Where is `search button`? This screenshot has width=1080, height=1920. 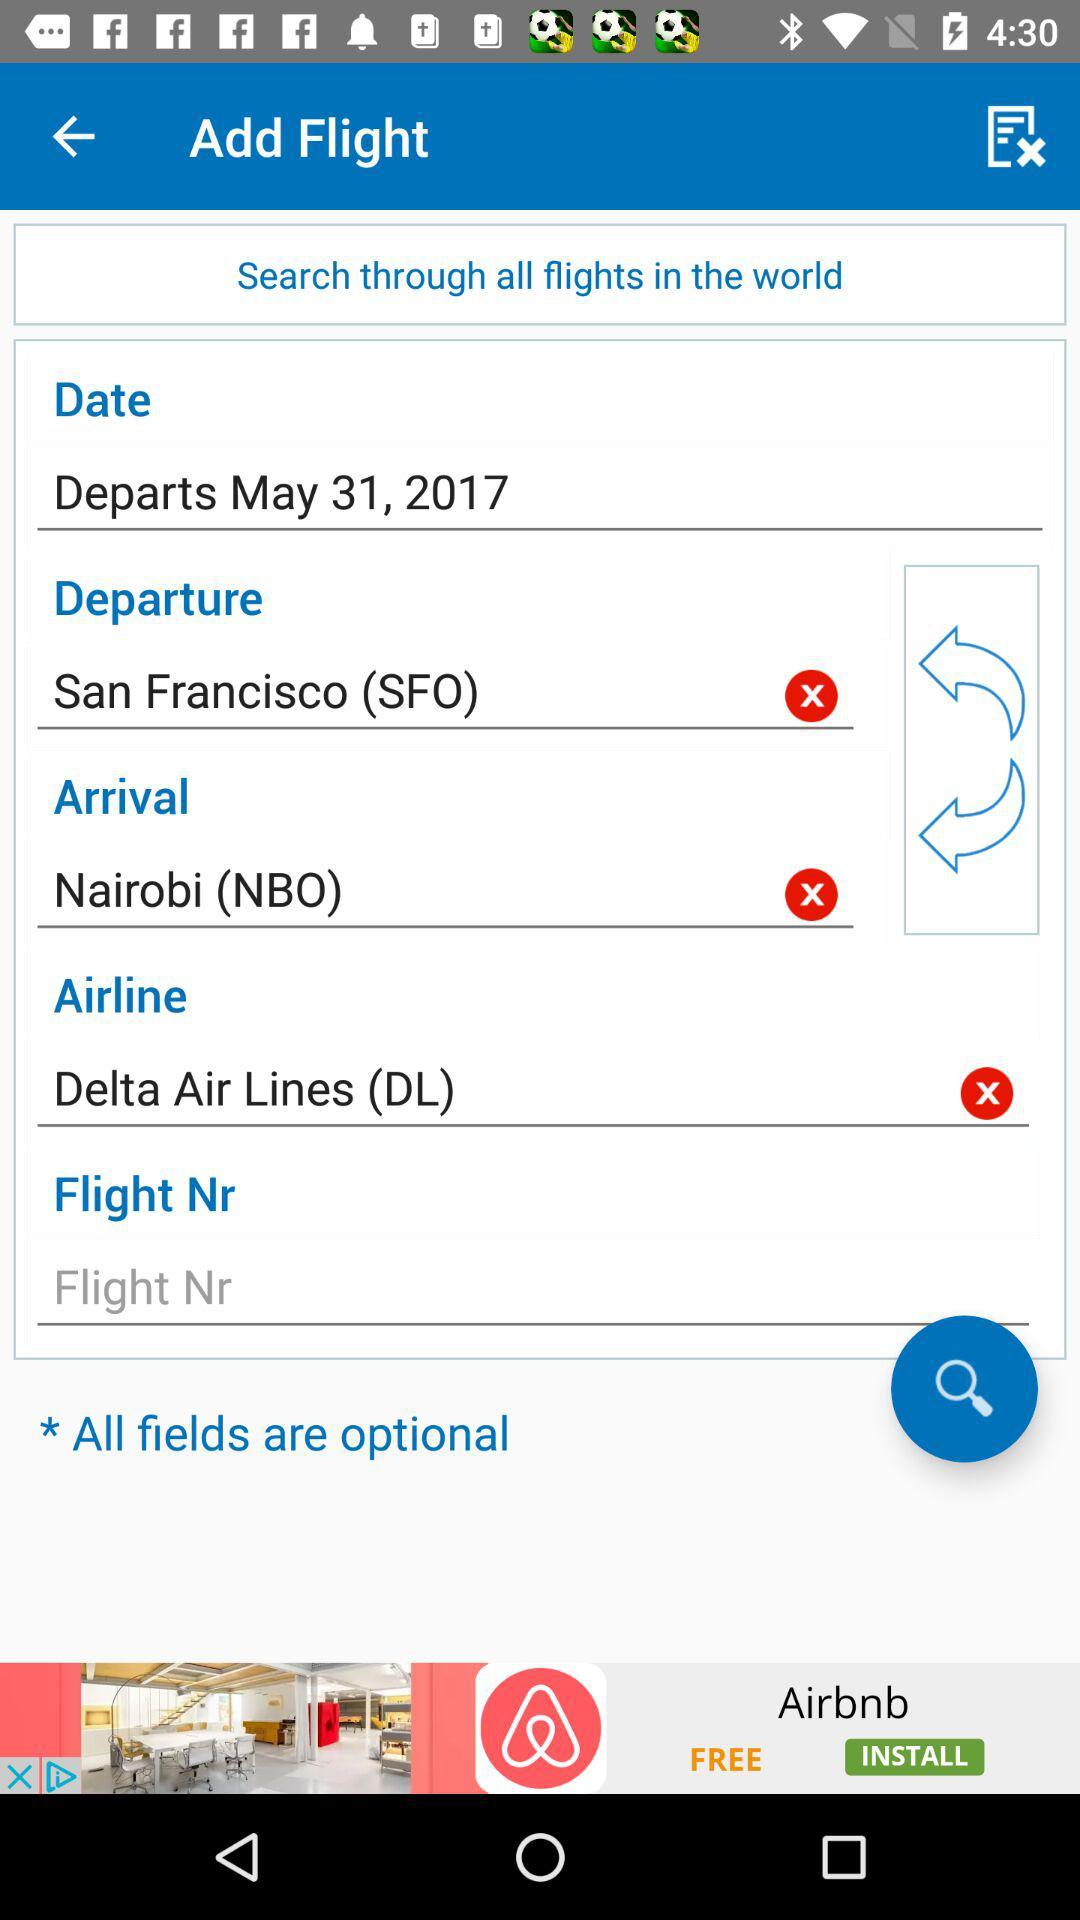 search button is located at coordinates (963, 1387).